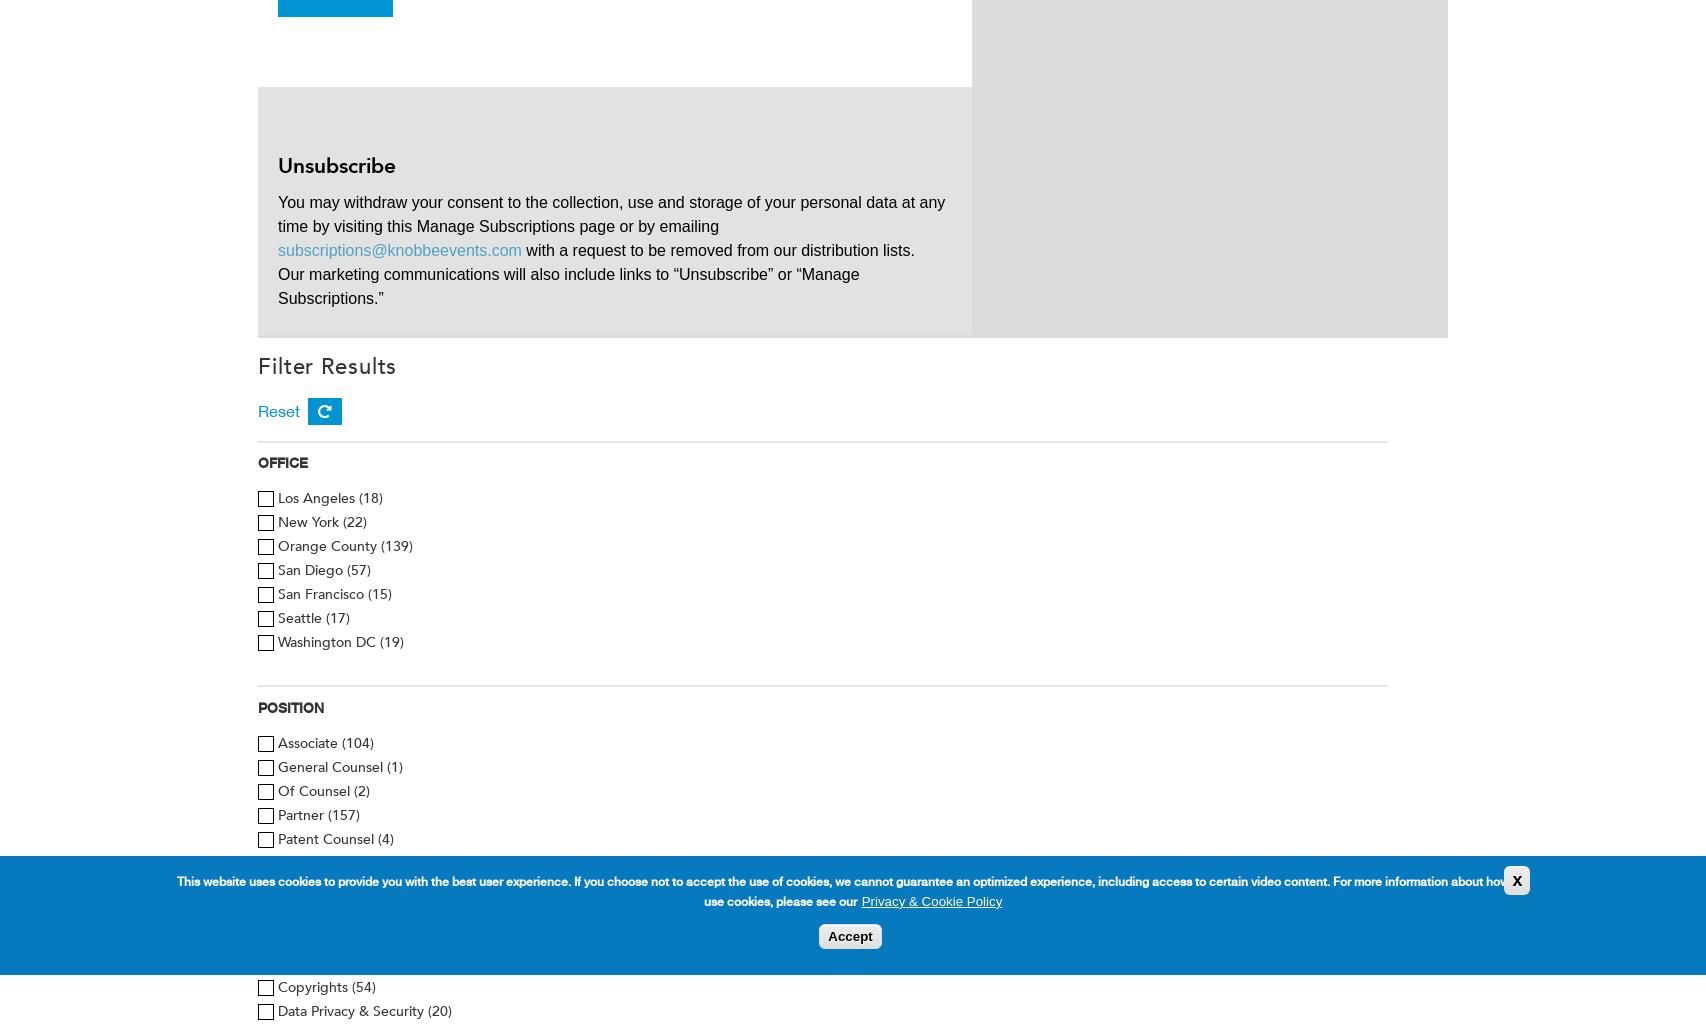  What do you see at coordinates (1515, 879) in the screenshot?
I see `'x'` at bounding box center [1515, 879].